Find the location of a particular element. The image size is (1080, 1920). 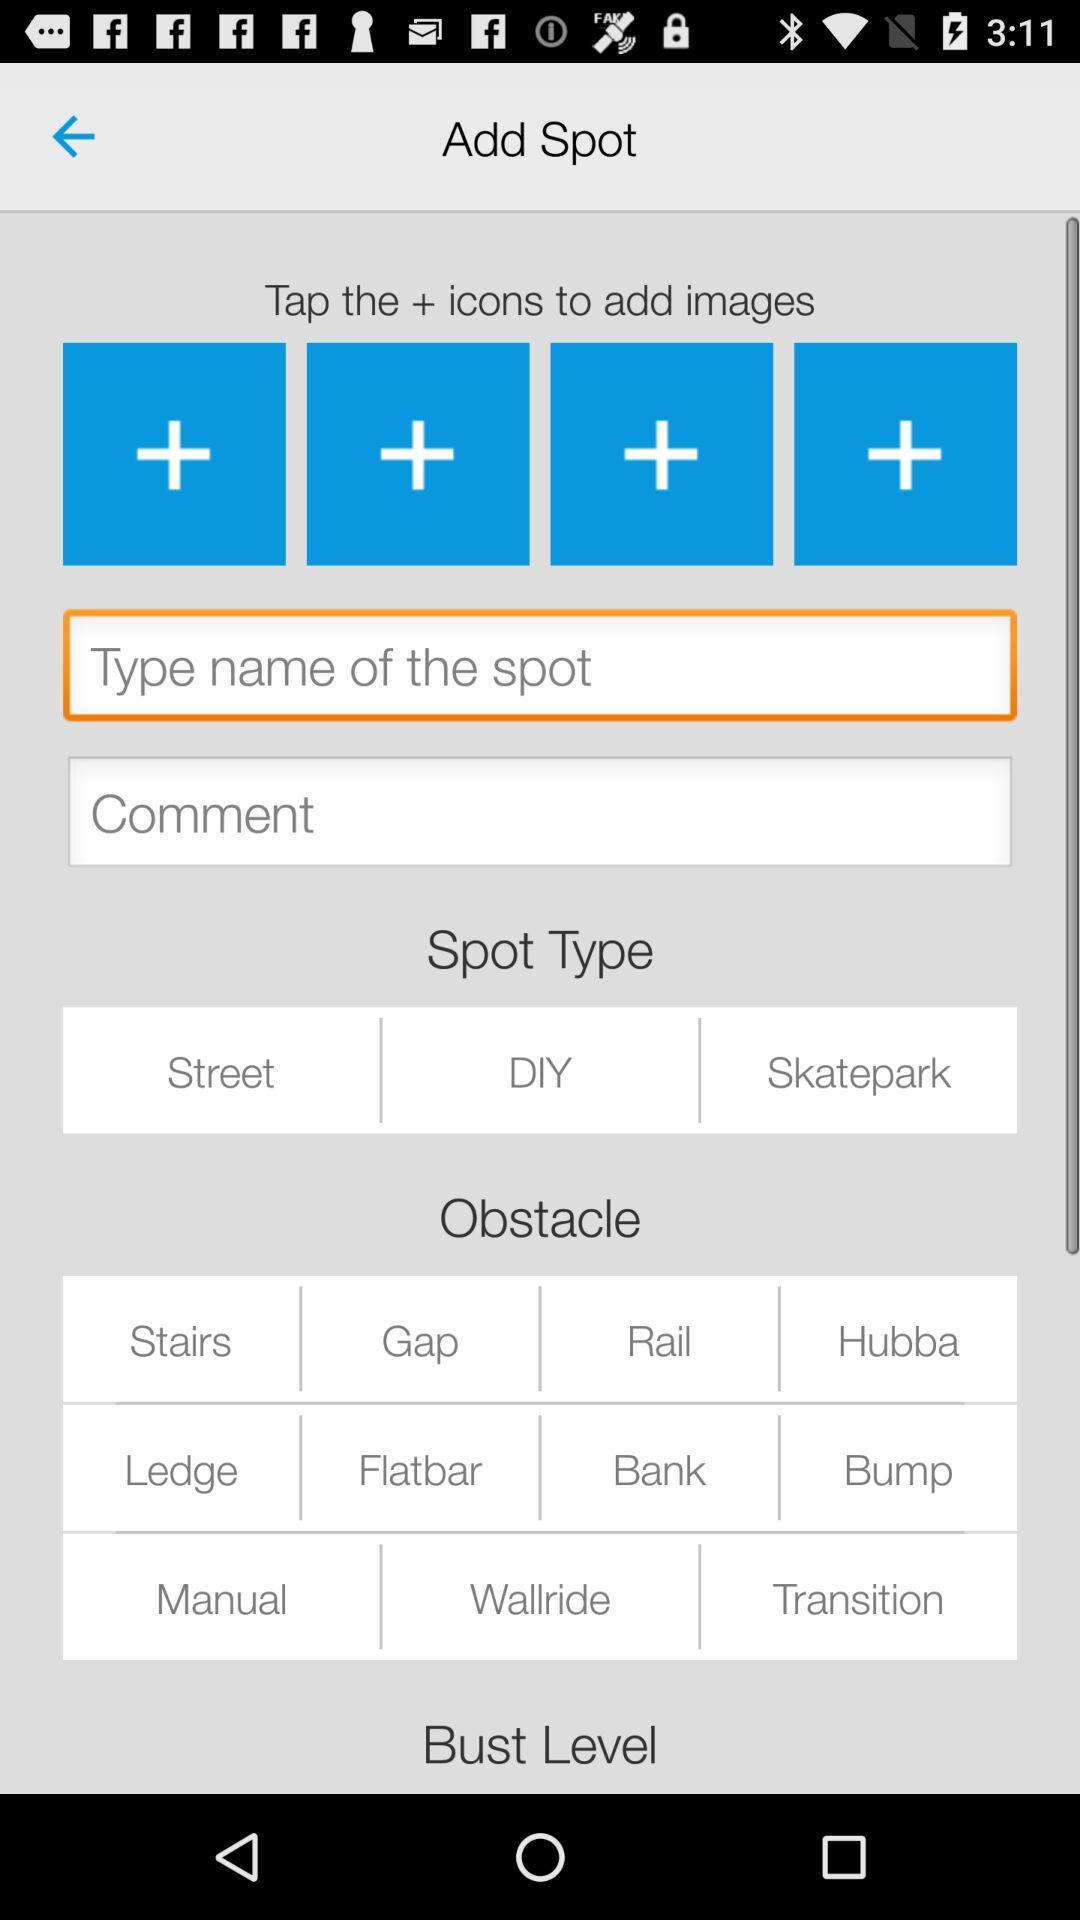

stairs icon is located at coordinates (181, 1338).